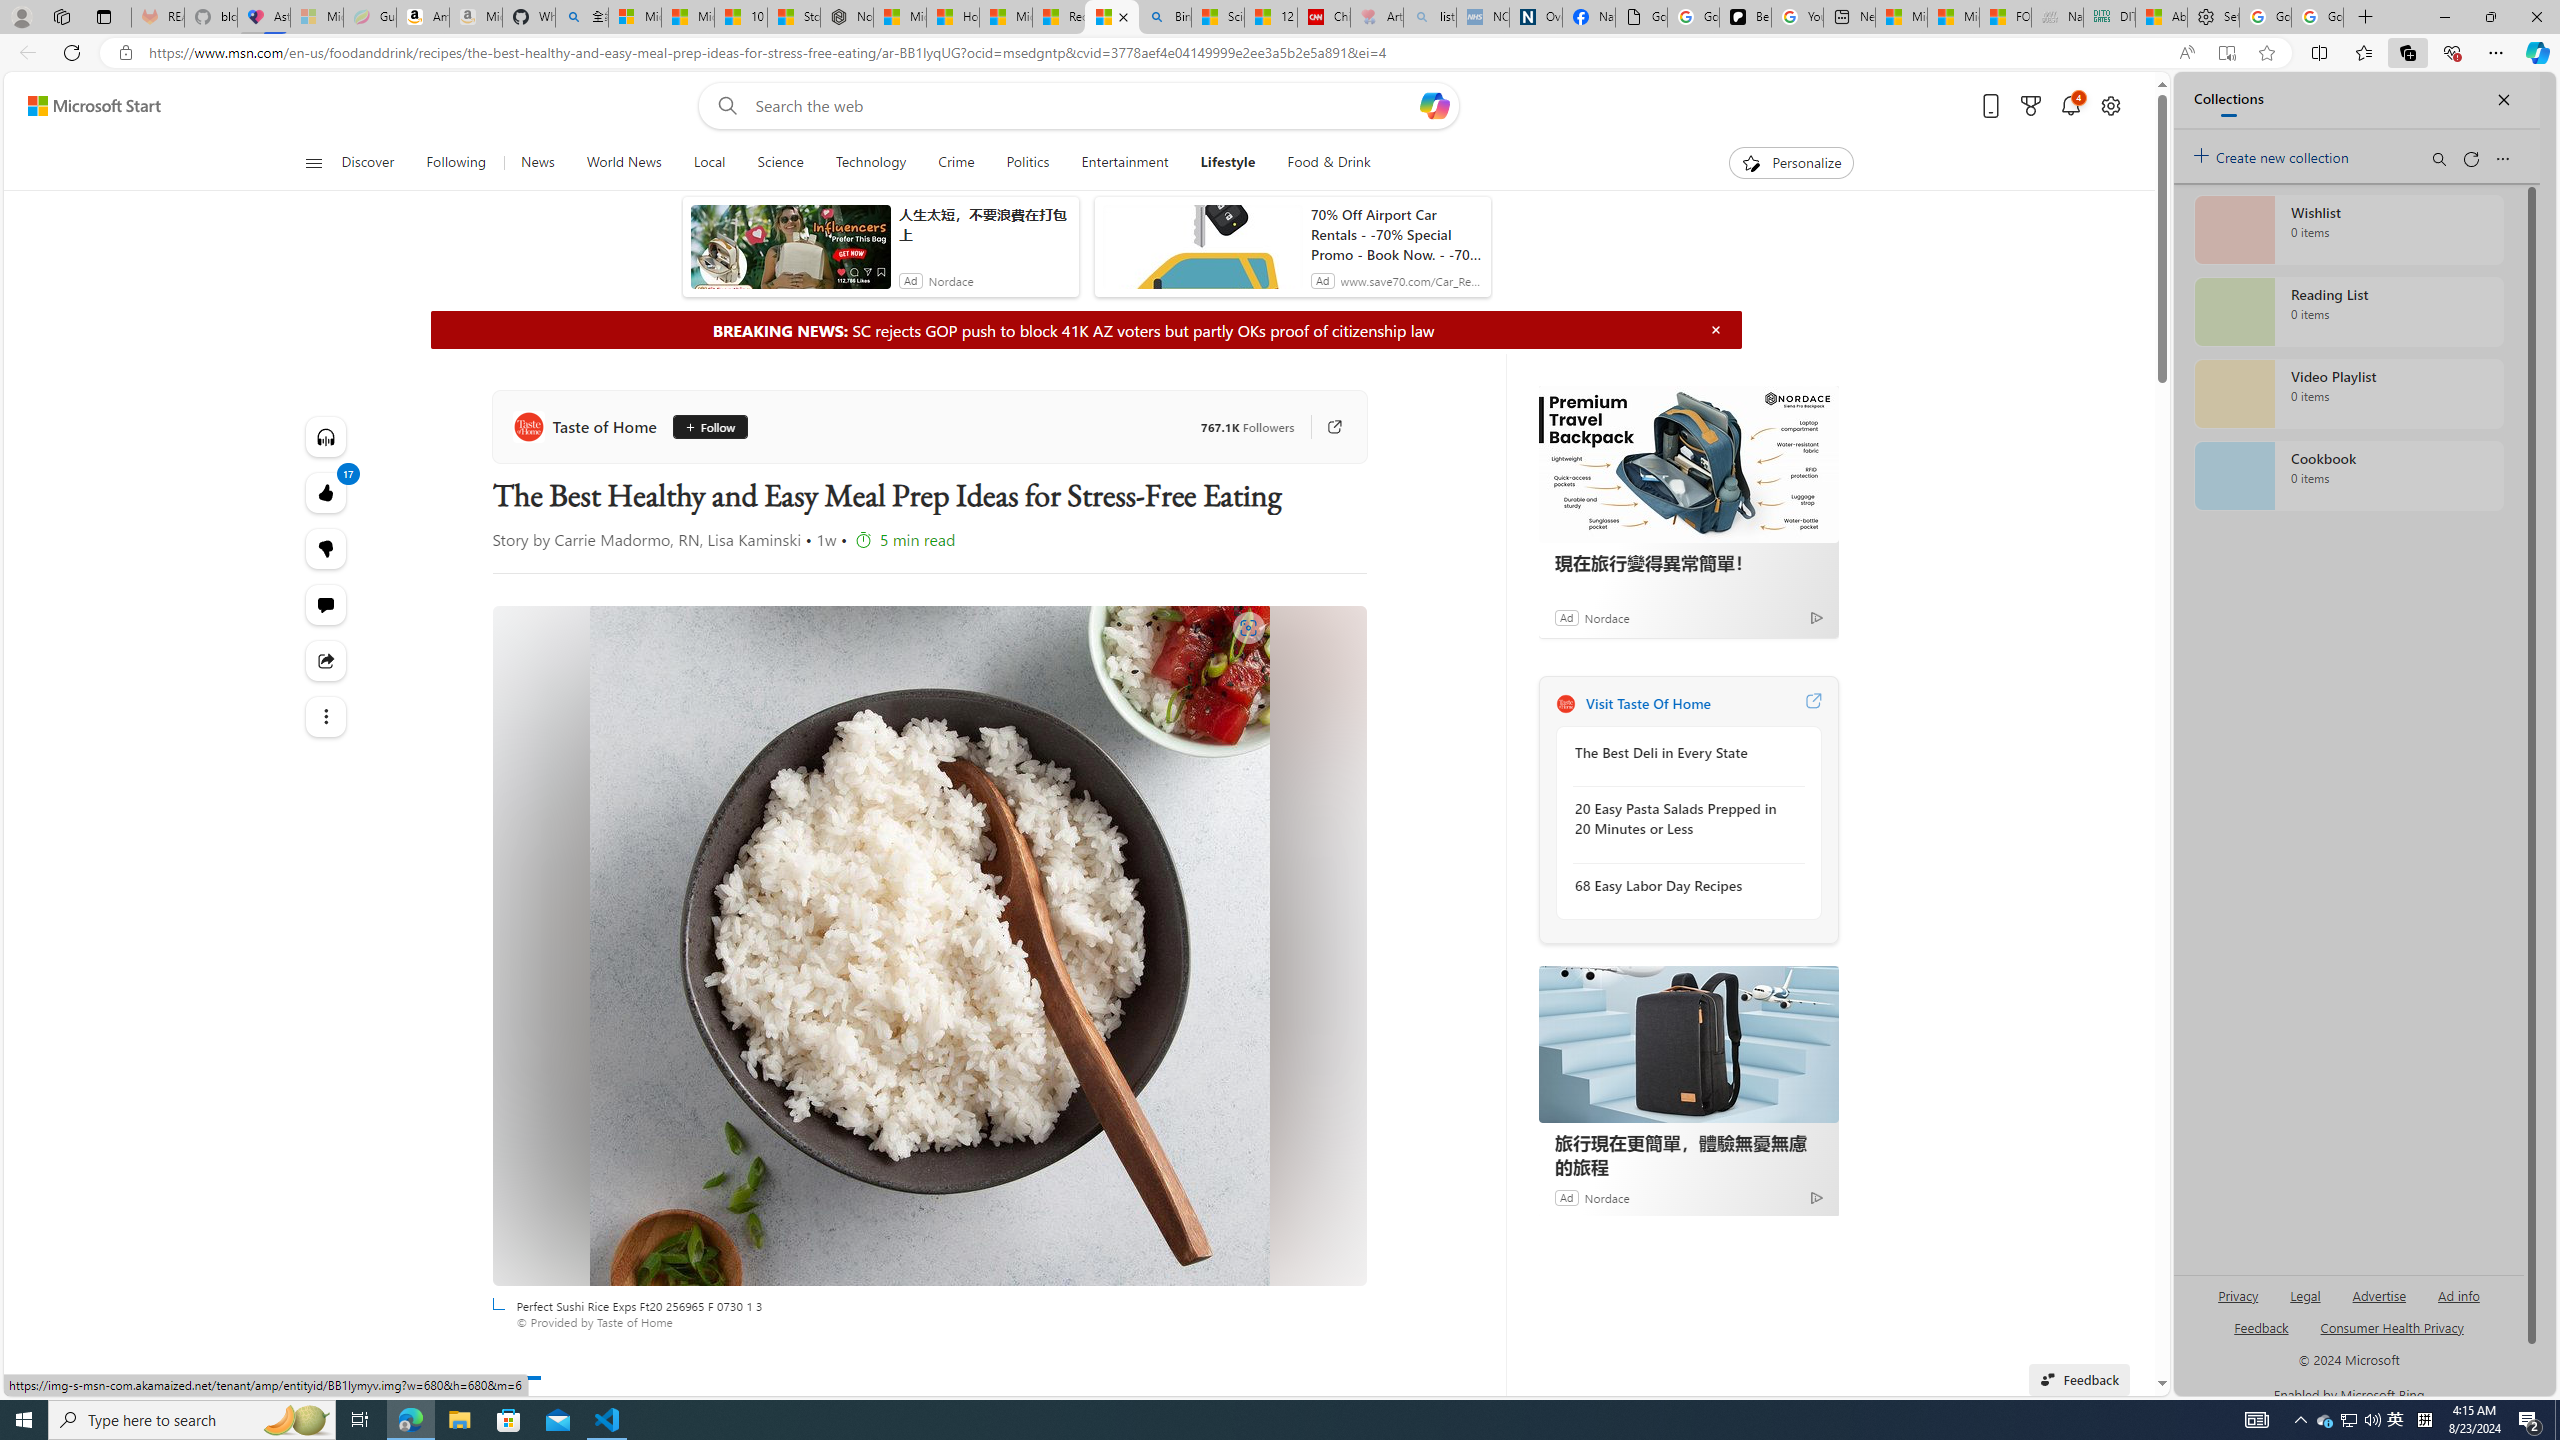 This screenshot has width=2560, height=1440. What do you see at coordinates (869, 162) in the screenshot?
I see `'Technology'` at bounding box center [869, 162].